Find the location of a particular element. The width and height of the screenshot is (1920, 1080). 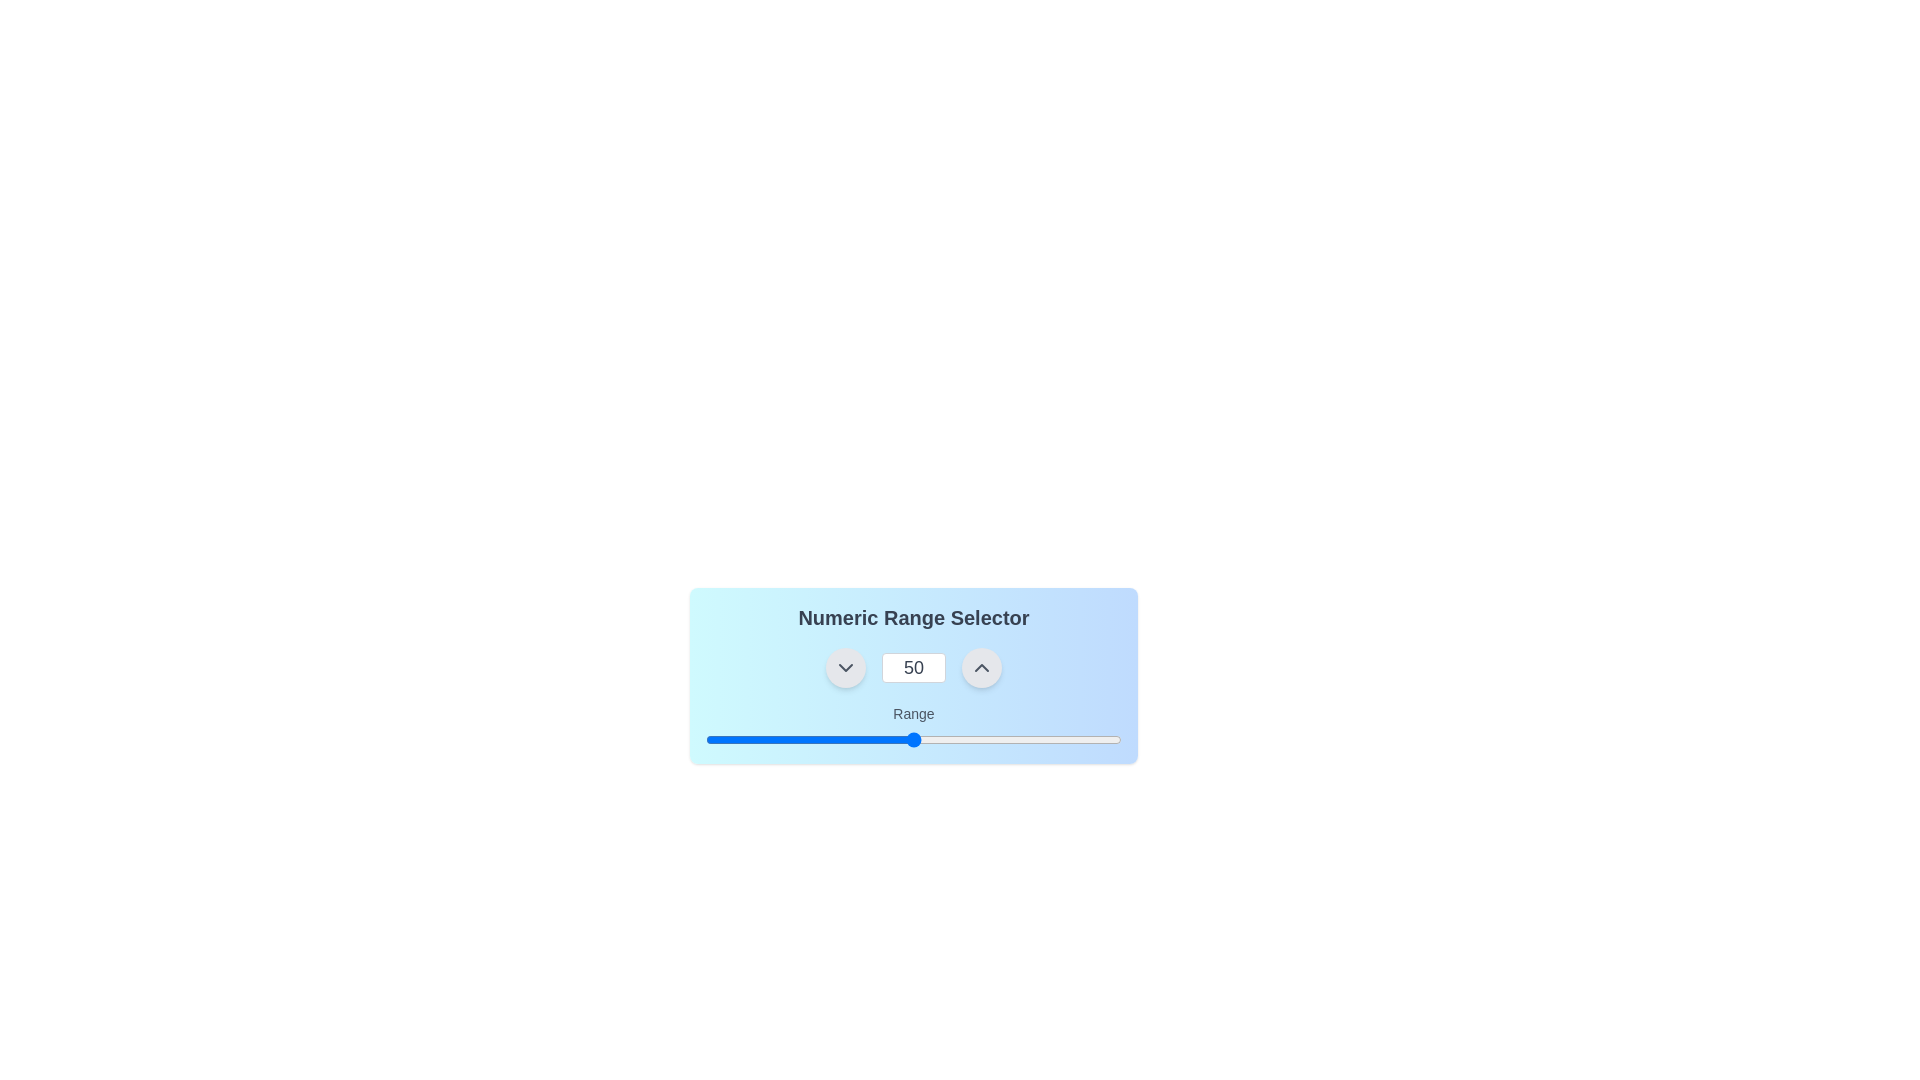

the increment button icon located within the circular button positioned at the top-right corner of the numerical input field to increase the value is located at coordinates (982, 667).